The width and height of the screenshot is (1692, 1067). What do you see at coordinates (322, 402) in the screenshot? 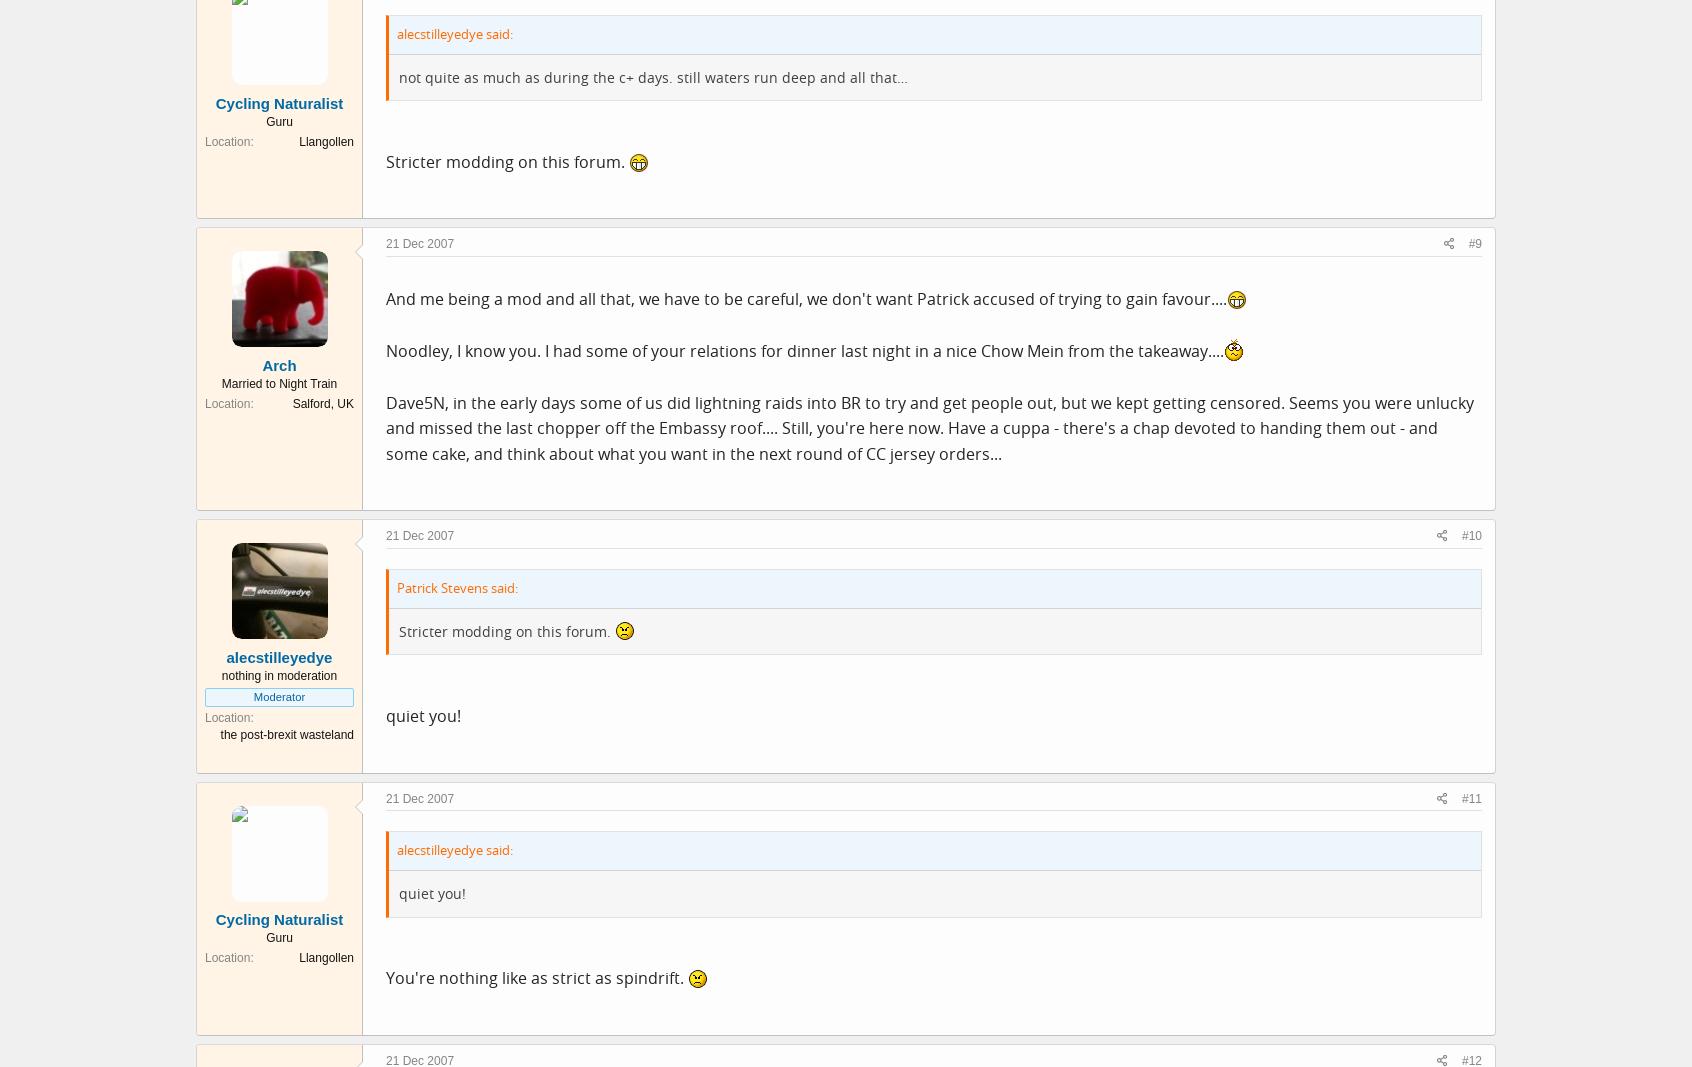
I see `'Salford, UK'` at bounding box center [322, 402].